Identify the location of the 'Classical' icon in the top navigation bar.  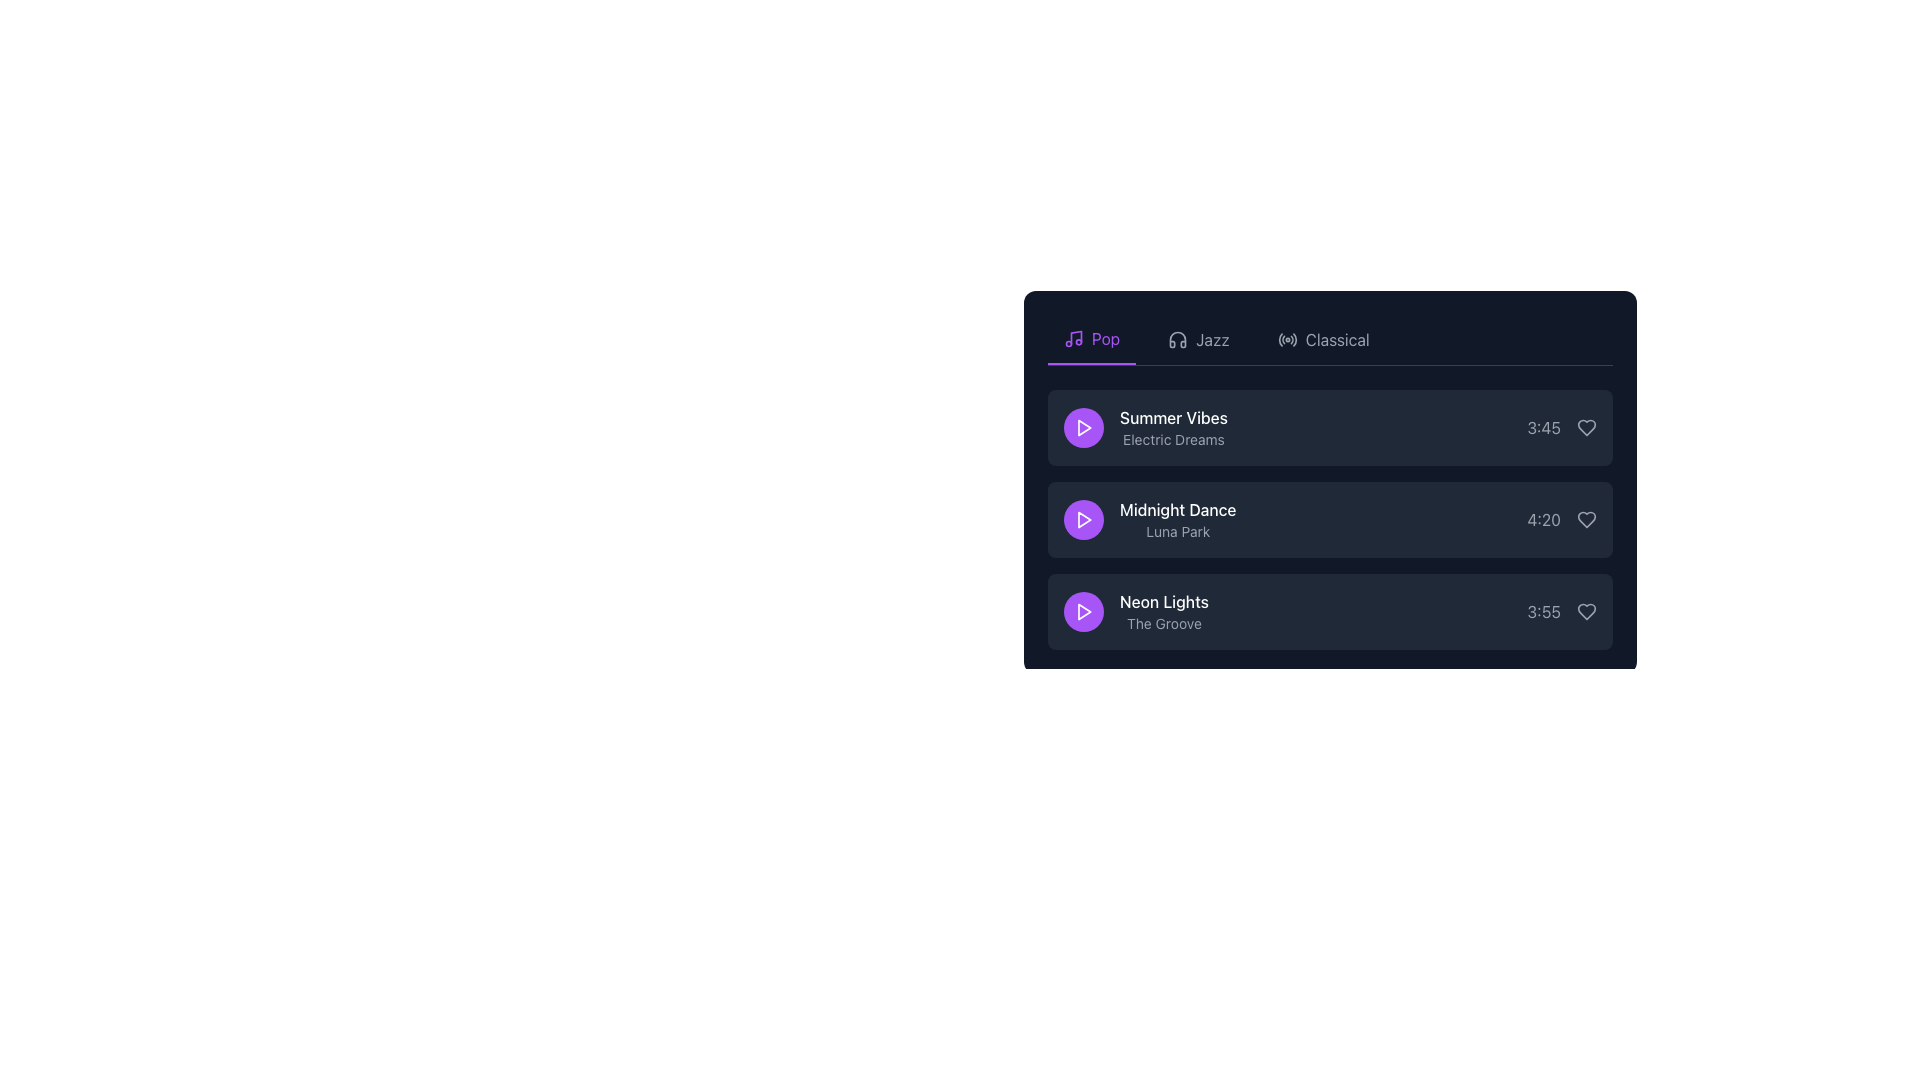
(1287, 338).